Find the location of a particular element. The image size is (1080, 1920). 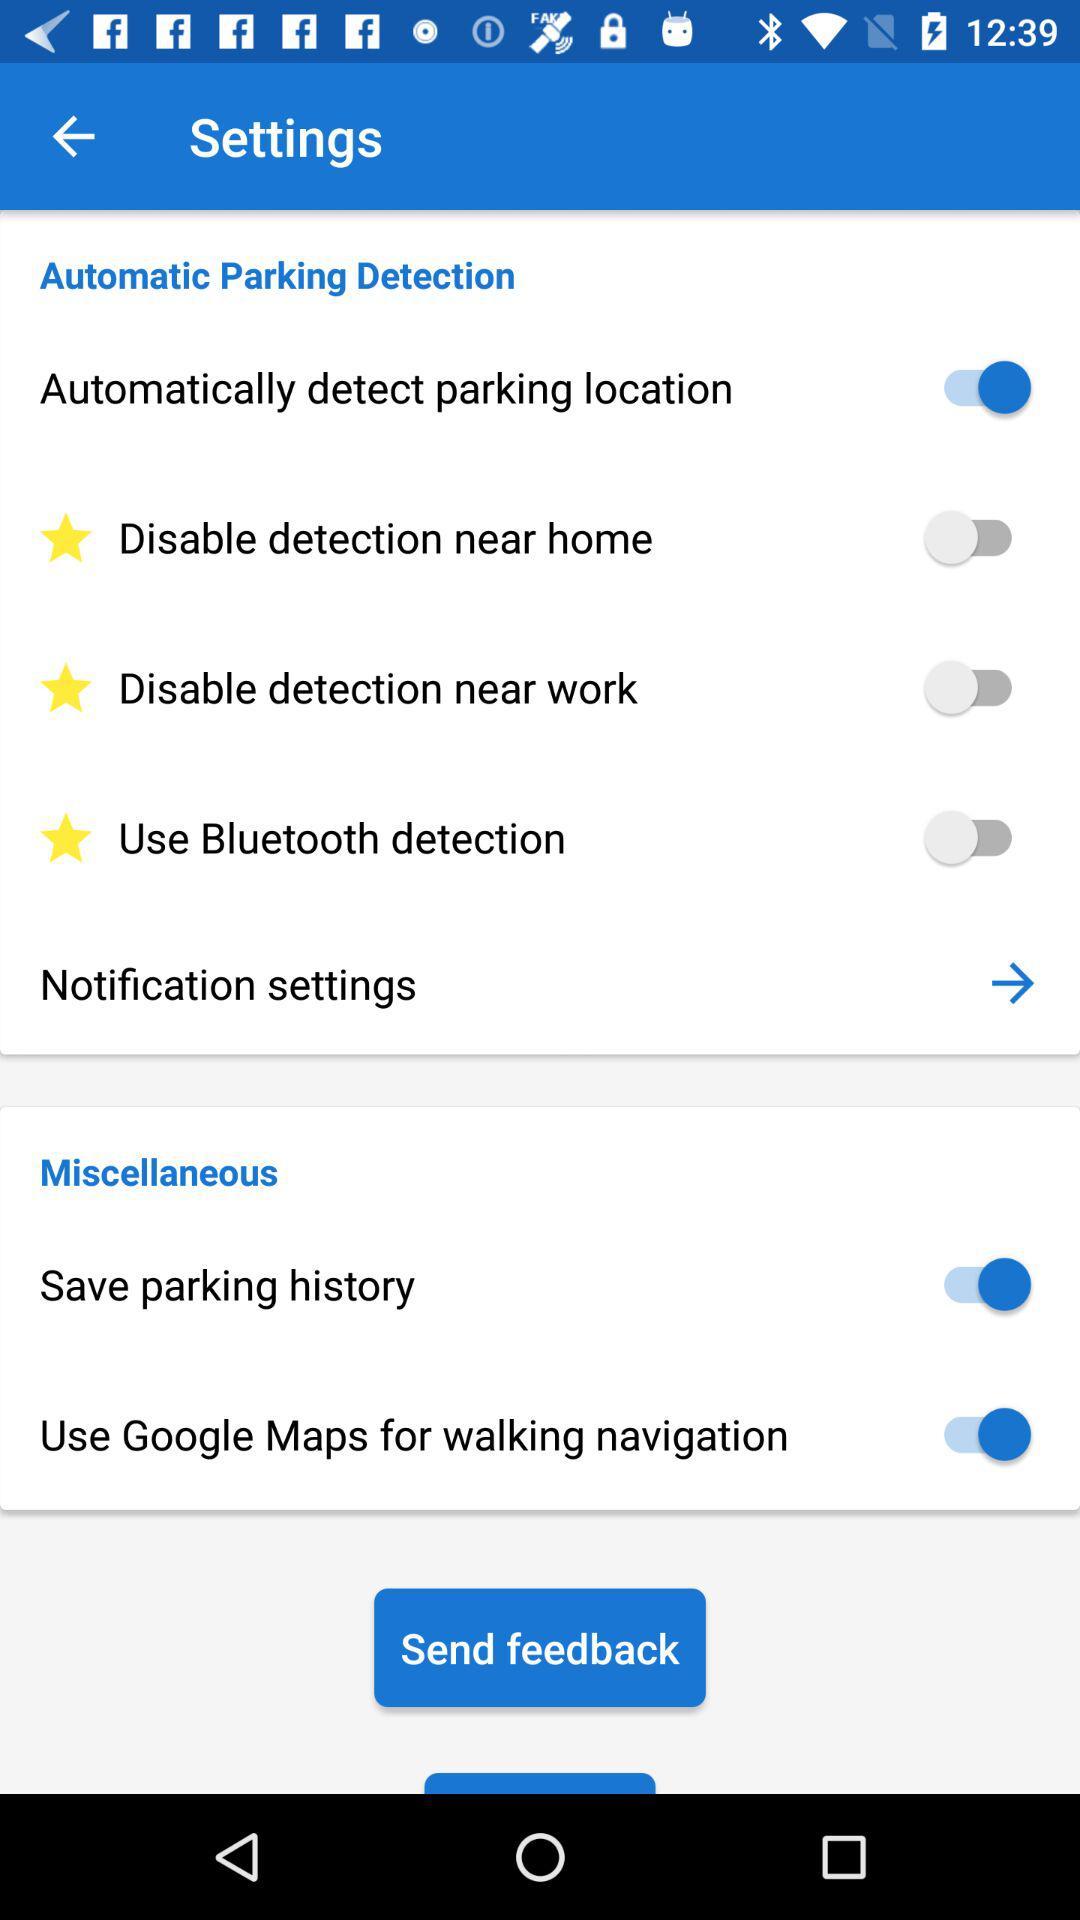

the icon below disable detection near icon is located at coordinates (540, 837).